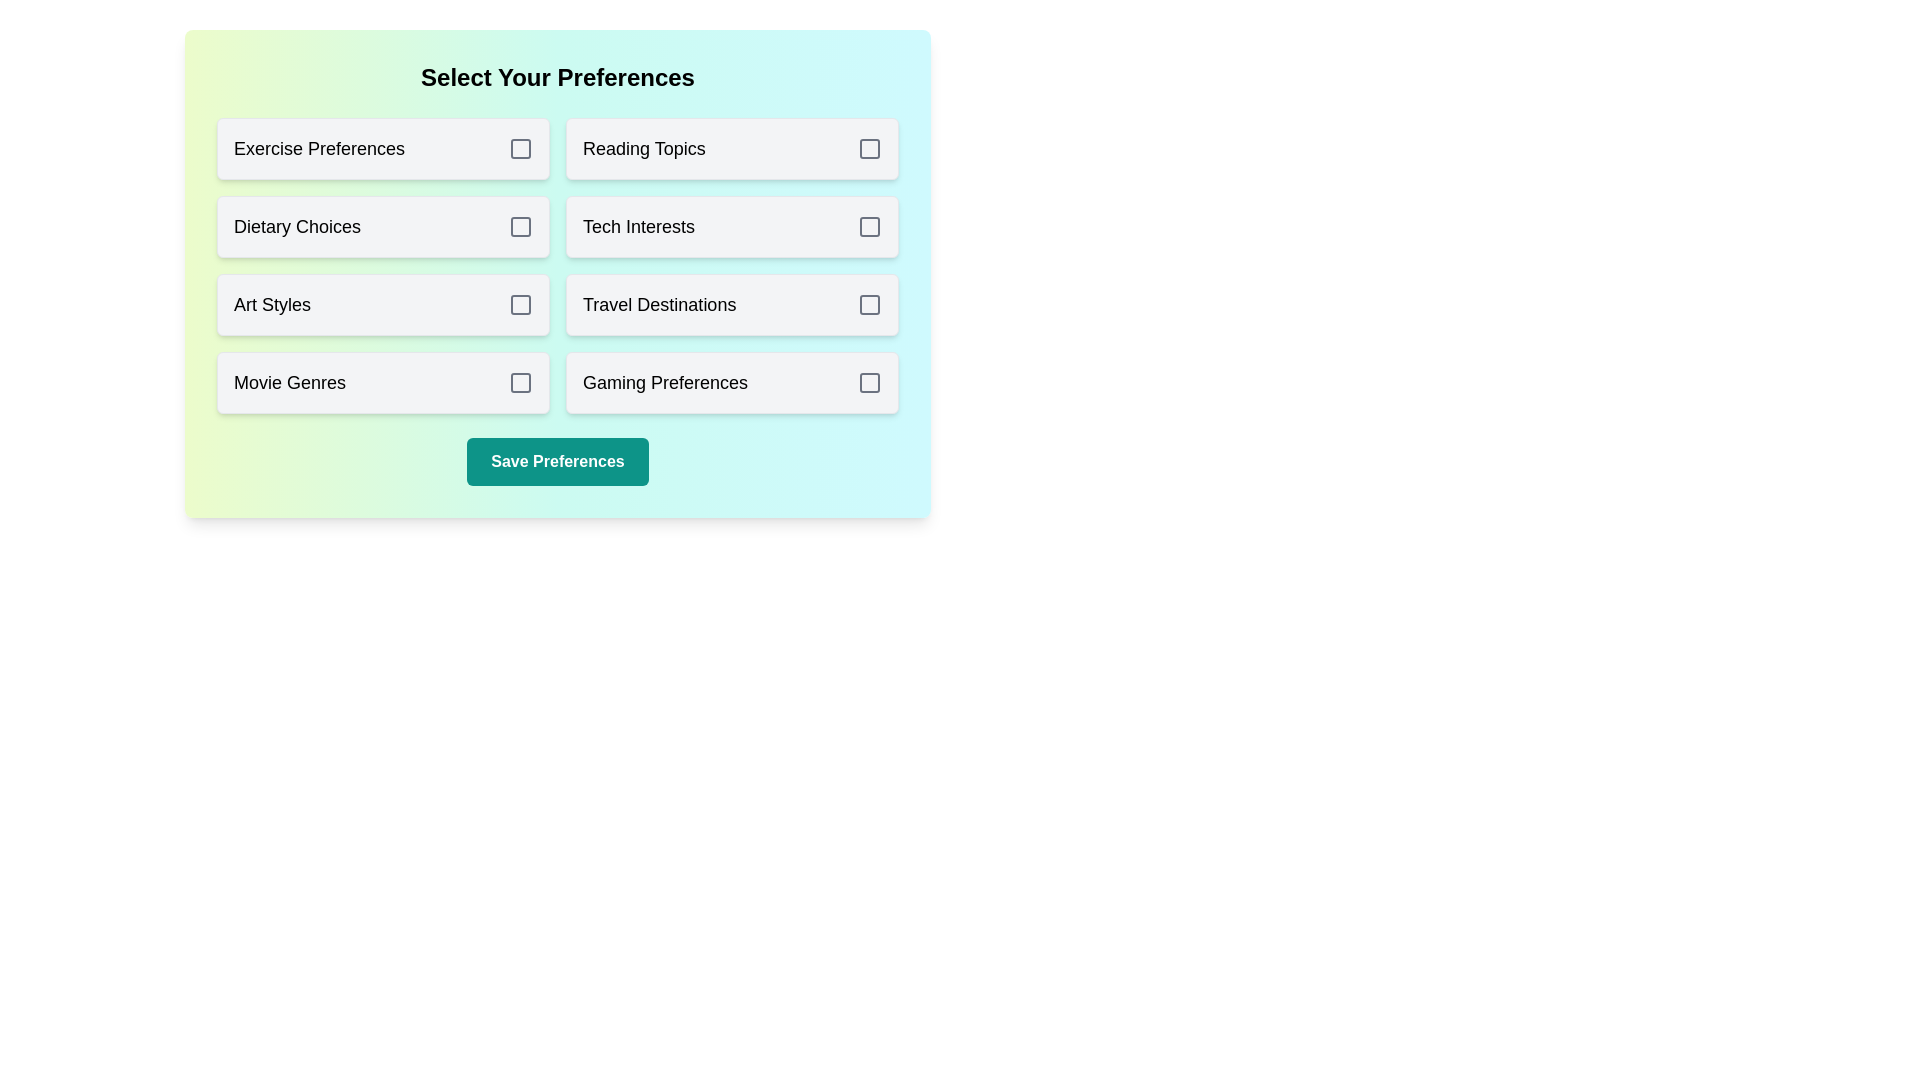 The image size is (1920, 1080). Describe the element at coordinates (383, 226) in the screenshot. I see `the preference option Dietary Choices` at that location.